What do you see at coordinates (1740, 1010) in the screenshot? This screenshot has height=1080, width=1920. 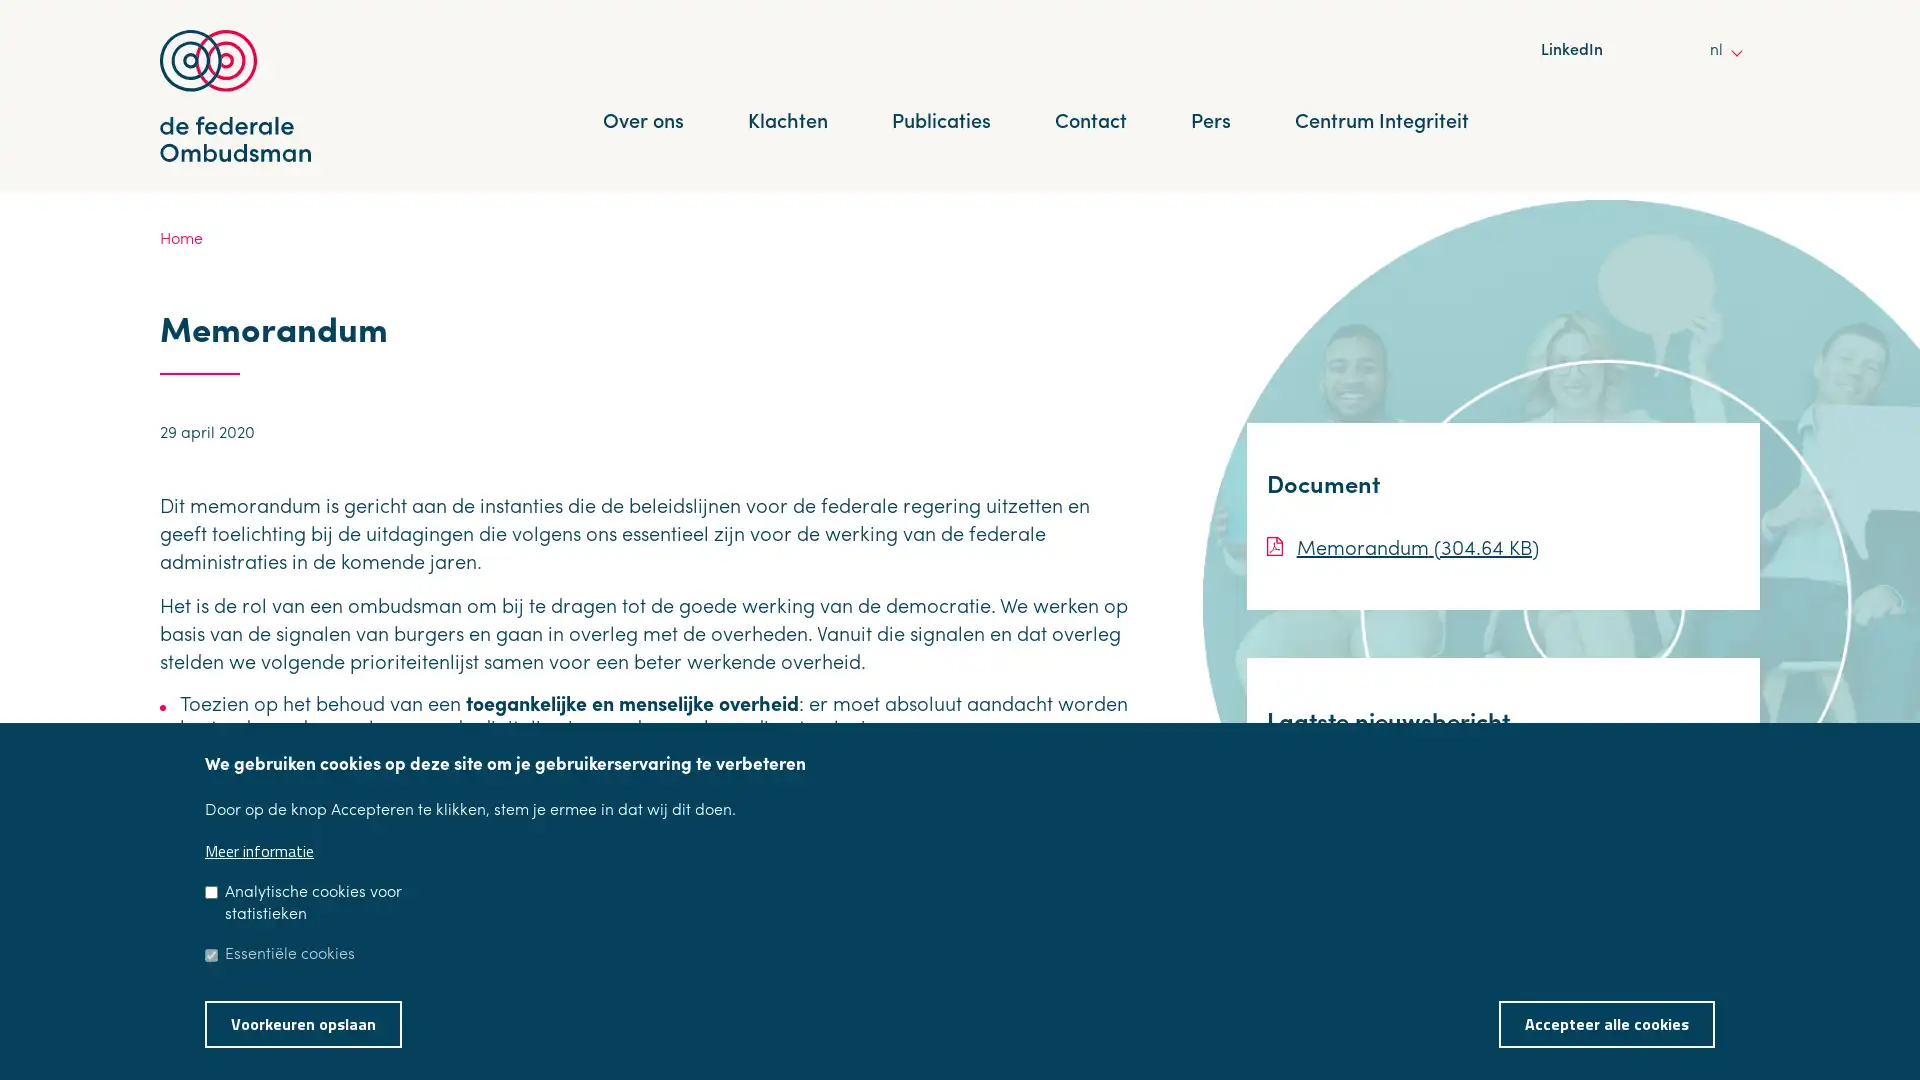 I see `Toestemming intrekken` at bounding box center [1740, 1010].